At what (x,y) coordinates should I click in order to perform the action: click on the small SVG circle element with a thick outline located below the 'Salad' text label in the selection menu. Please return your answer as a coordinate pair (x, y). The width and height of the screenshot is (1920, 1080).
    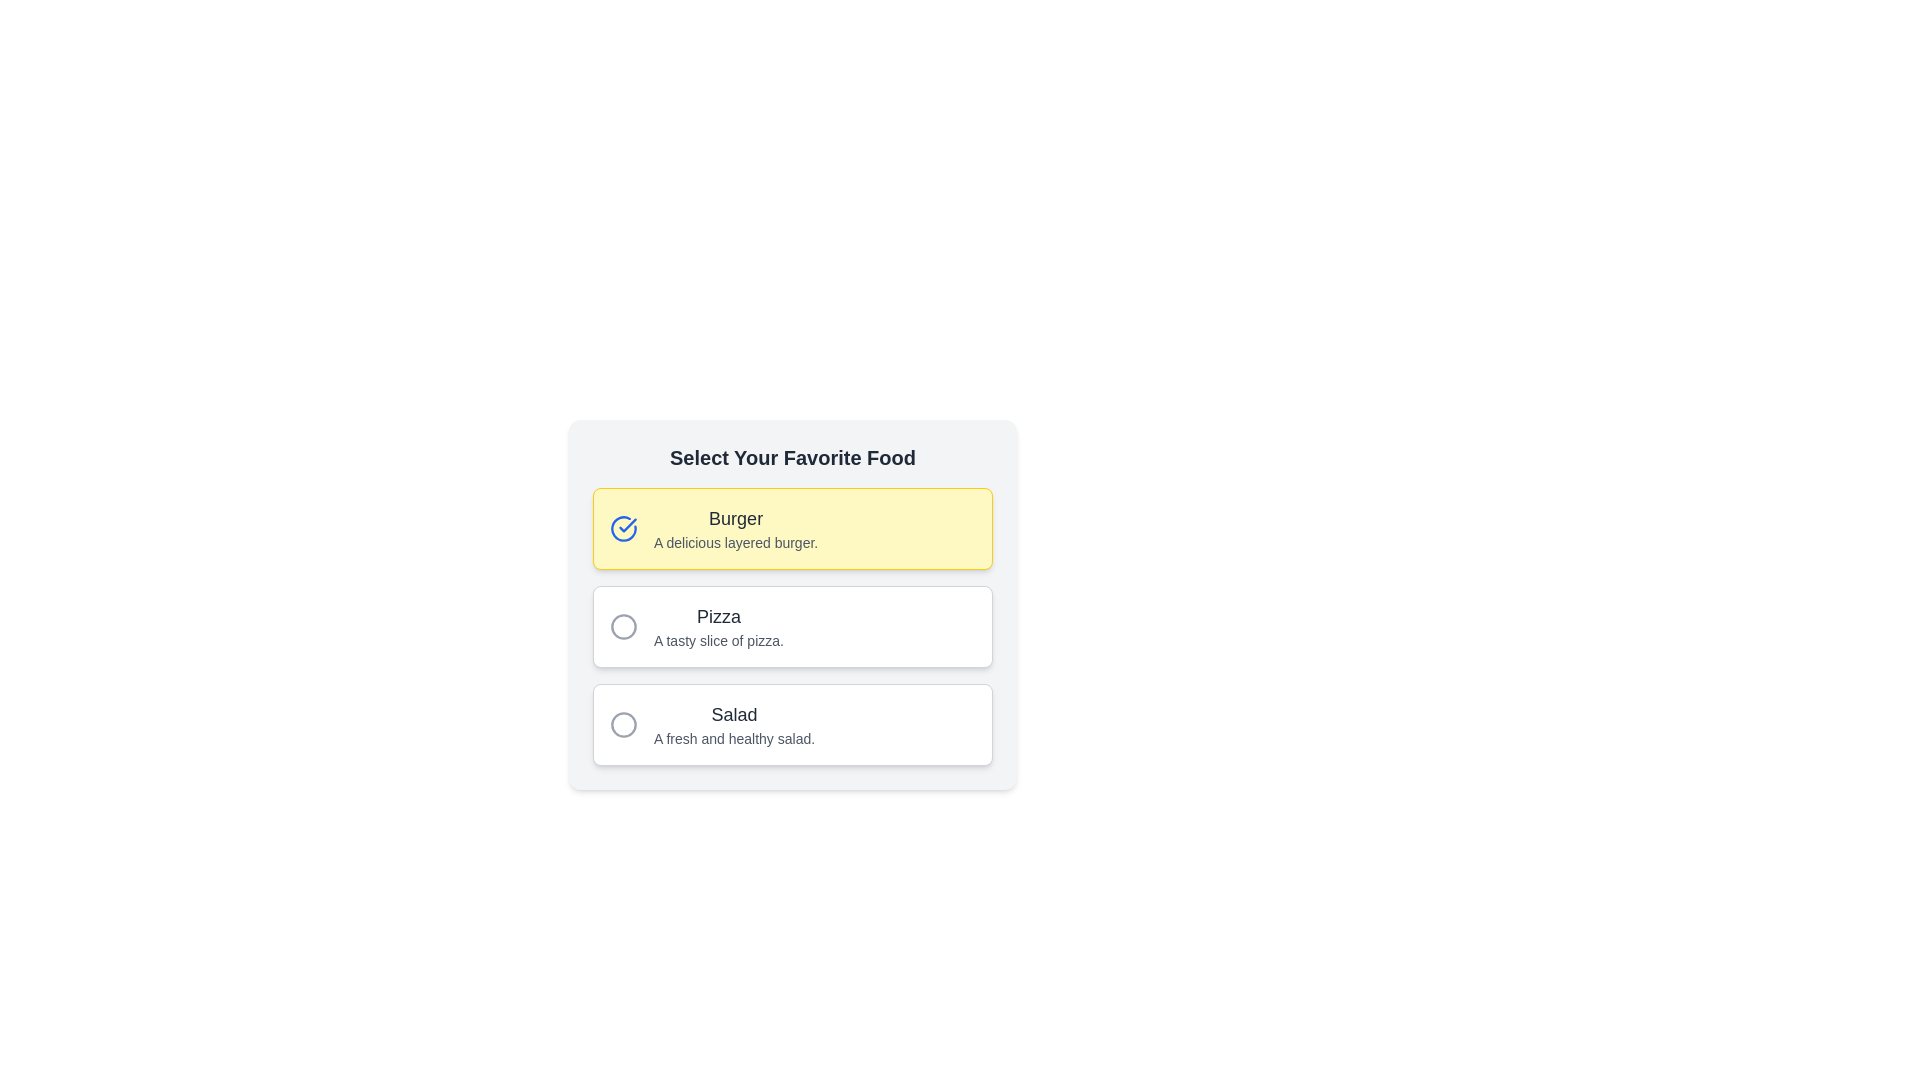
    Looking at the image, I should click on (623, 725).